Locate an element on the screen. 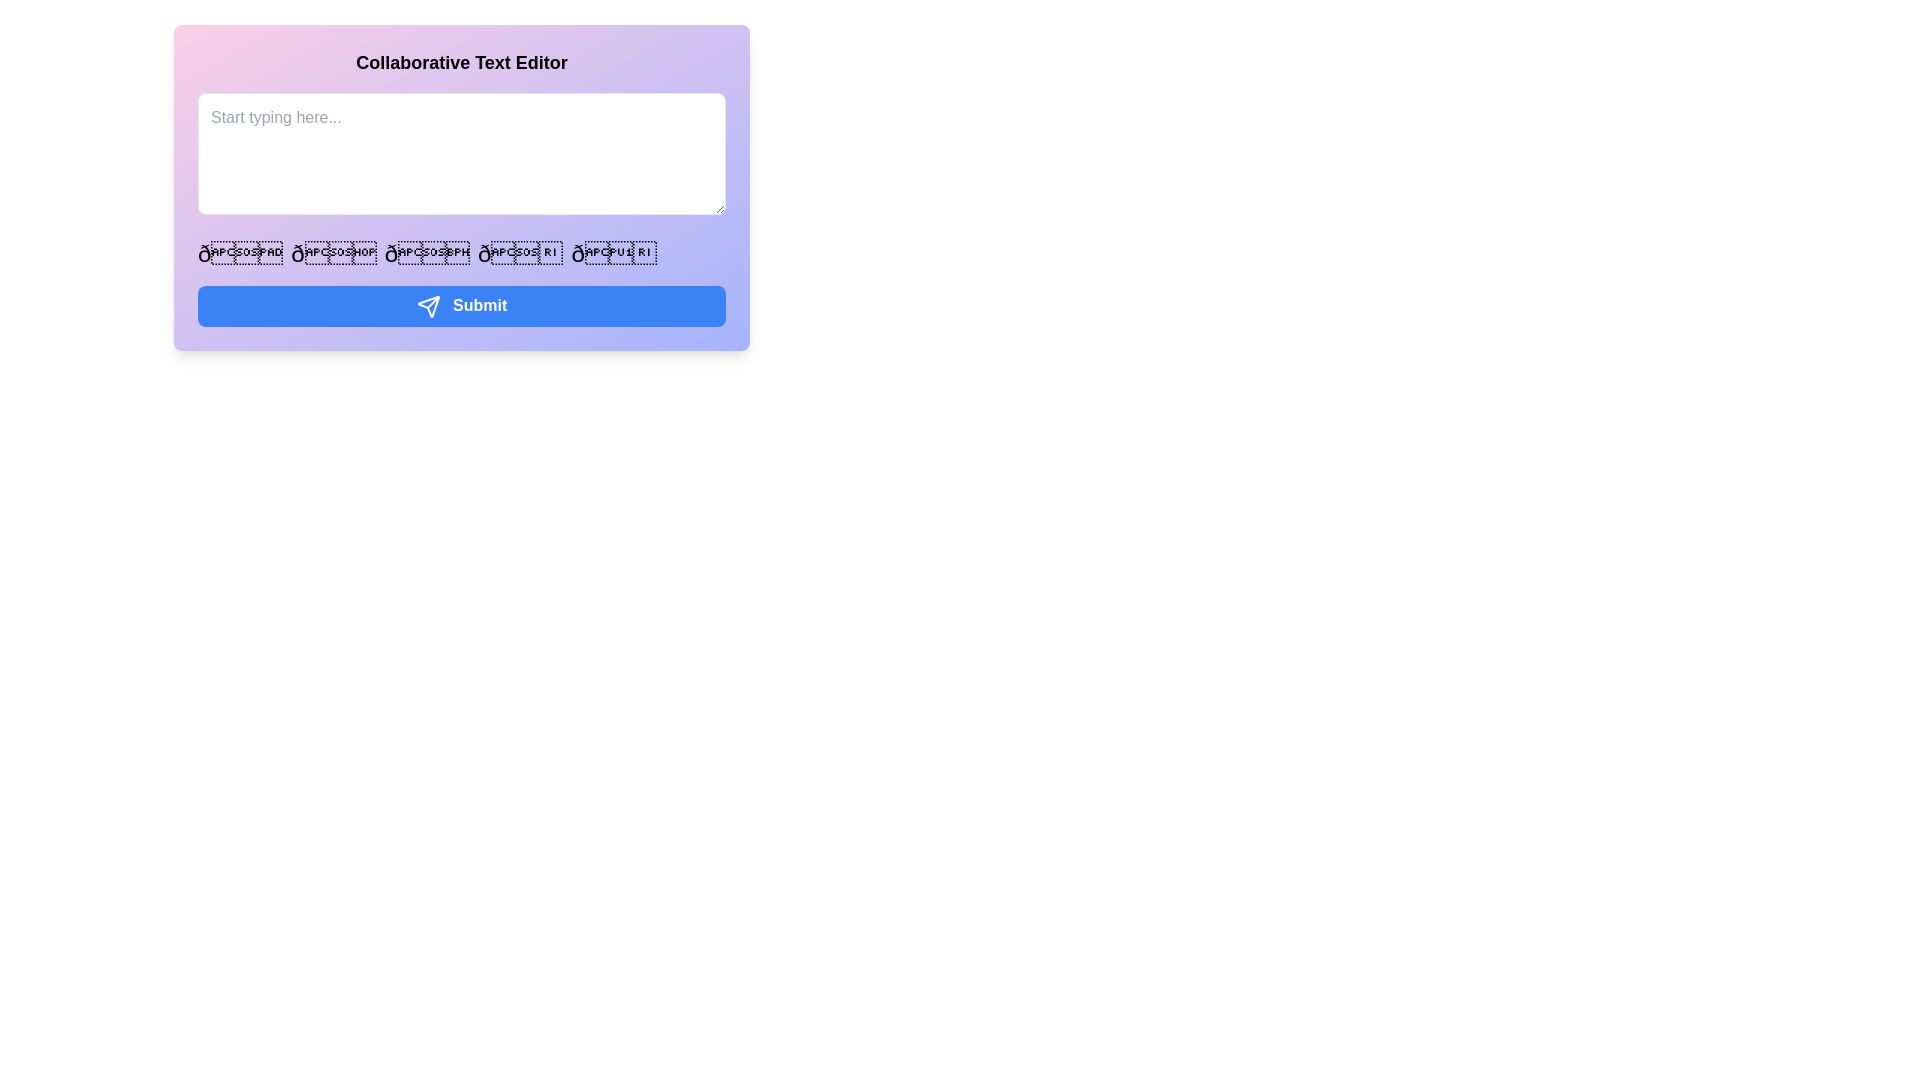 The height and width of the screenshot is (1080, 1920). the third emoji from the left in the horizontal group of five is located at coordinates (426, 253).